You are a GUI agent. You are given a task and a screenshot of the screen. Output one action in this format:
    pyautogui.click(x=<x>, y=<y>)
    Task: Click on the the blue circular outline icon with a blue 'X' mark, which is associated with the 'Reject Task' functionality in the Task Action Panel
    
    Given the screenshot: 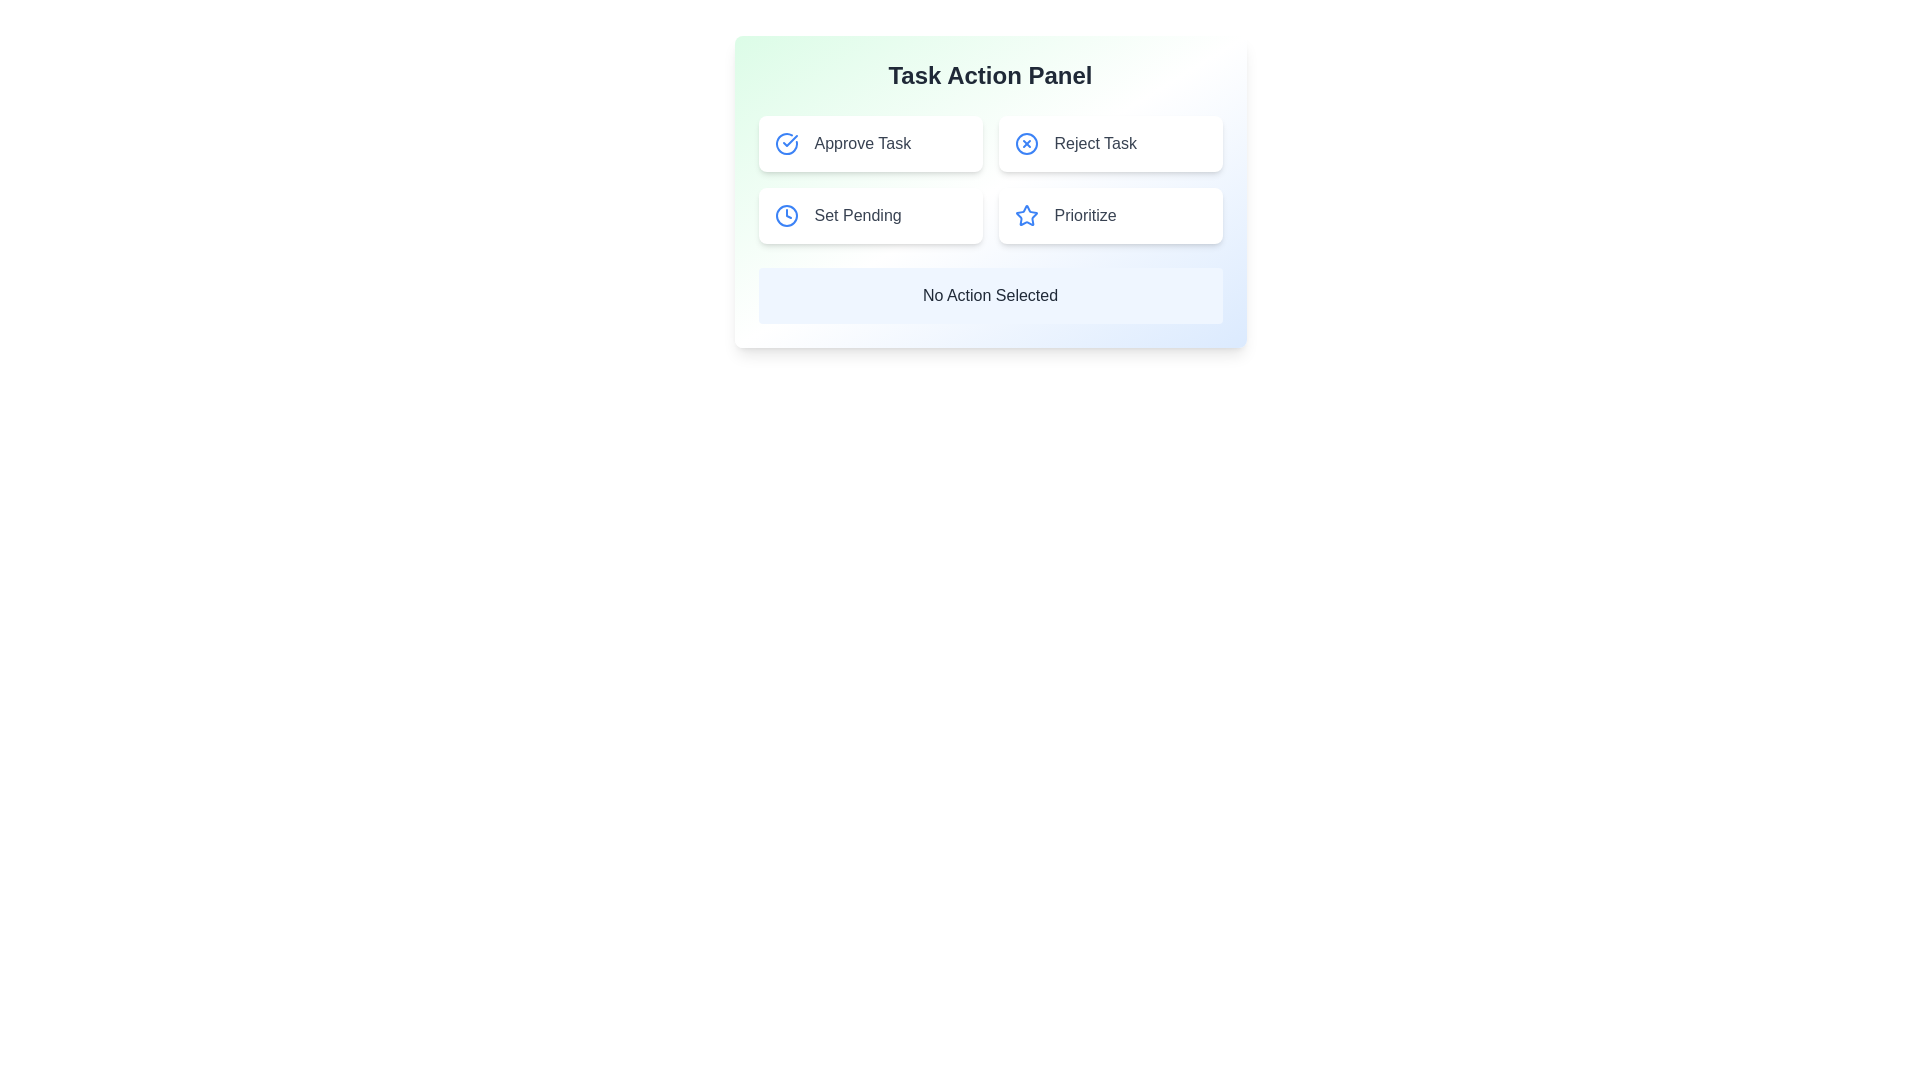 What is the action you would take?
    pyautogui.click(x=1026, y=142)
    